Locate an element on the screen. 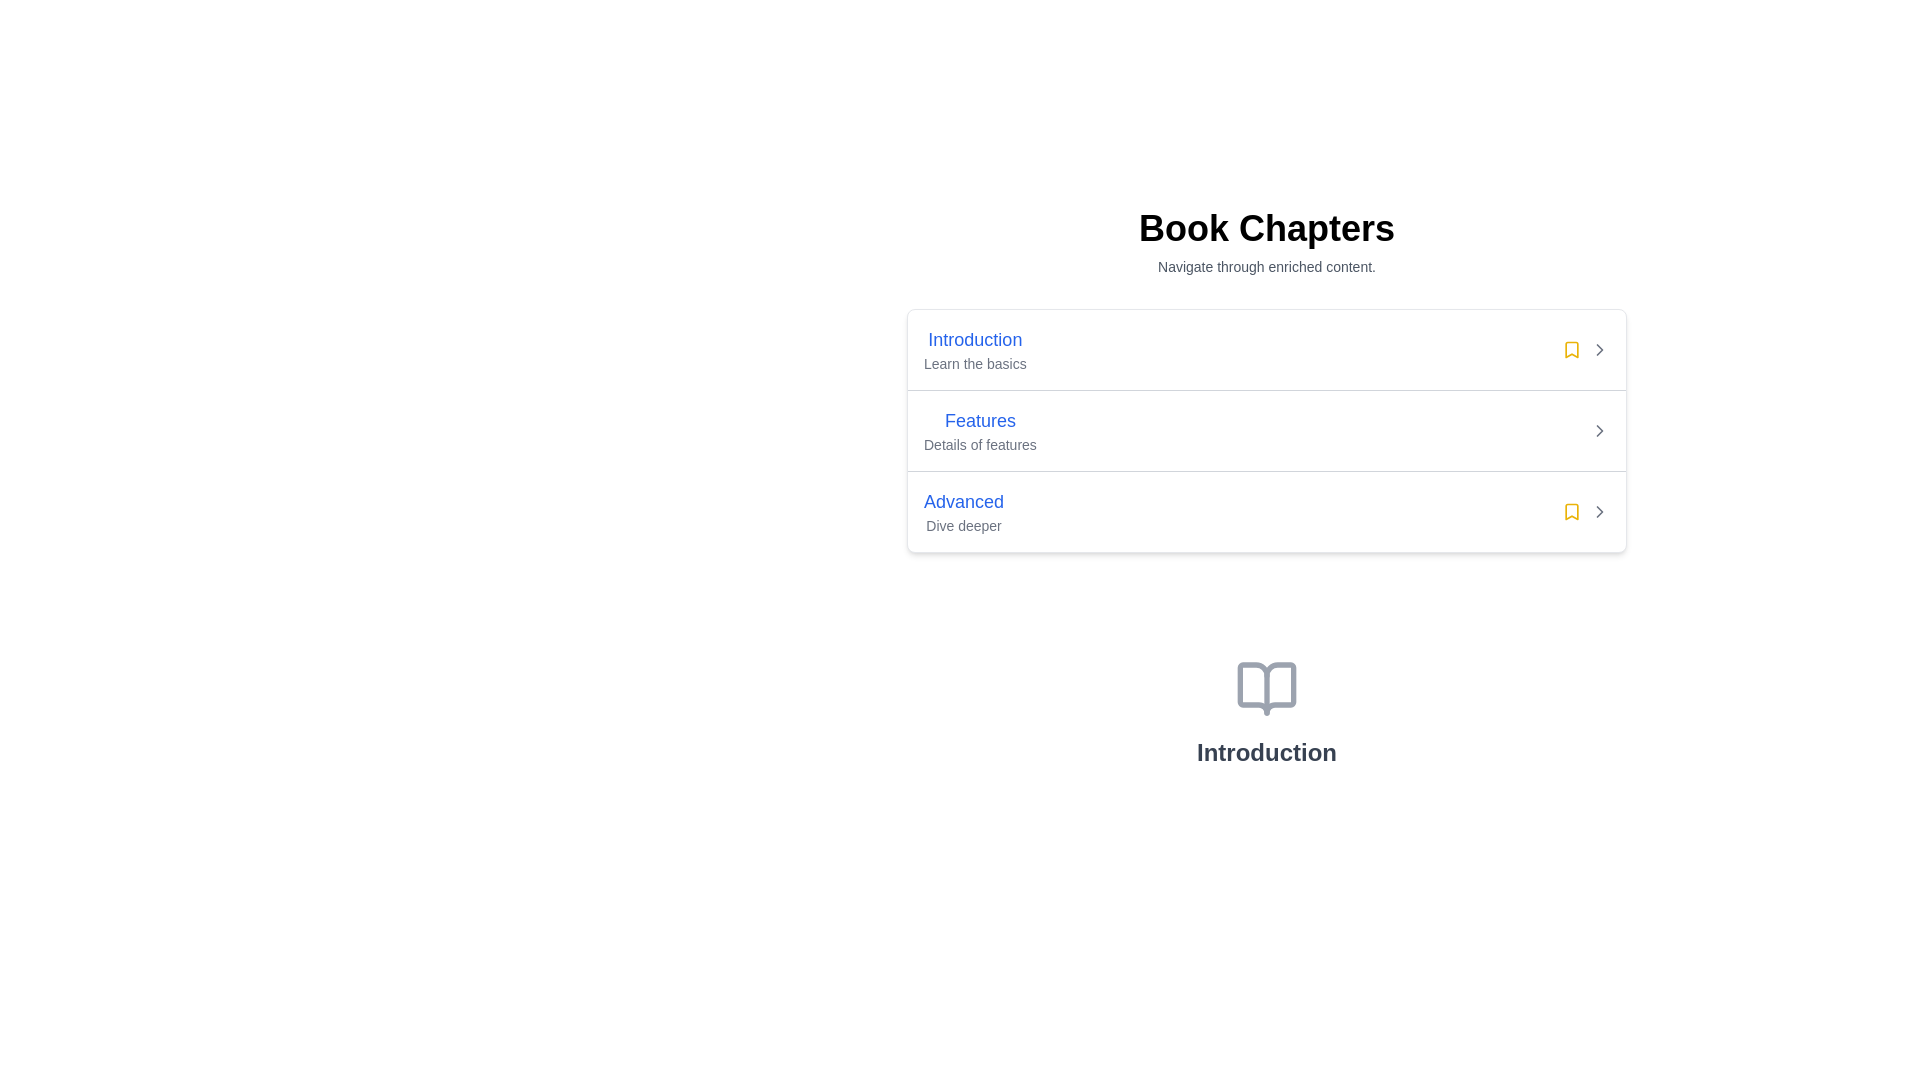 This screenshot has width=1920, height=1080. the right page of the open-book icon, which serves as a symbolic link to educational content, located below the chapter list and to the right of the spine line is located at coordinates (1266, 688).